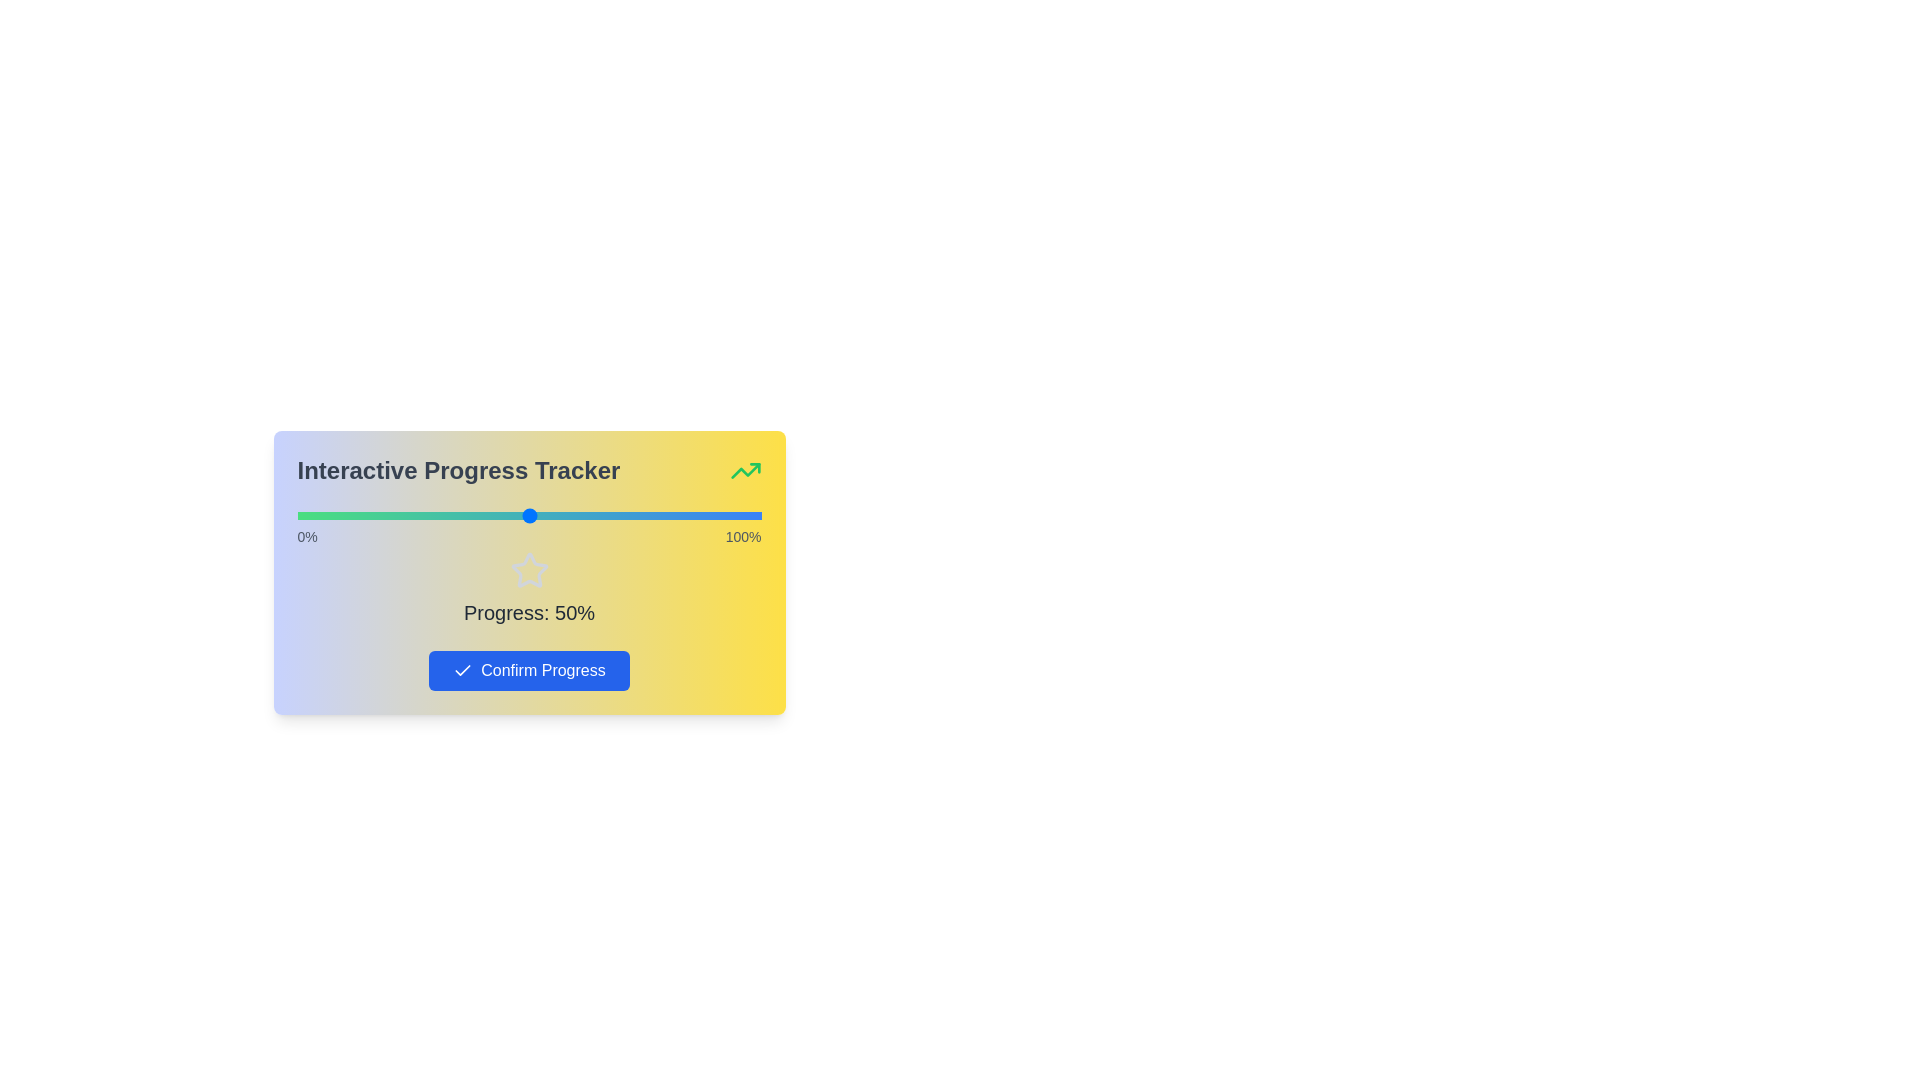  I want to click on the progress slider to 19%, so click(385, 515).